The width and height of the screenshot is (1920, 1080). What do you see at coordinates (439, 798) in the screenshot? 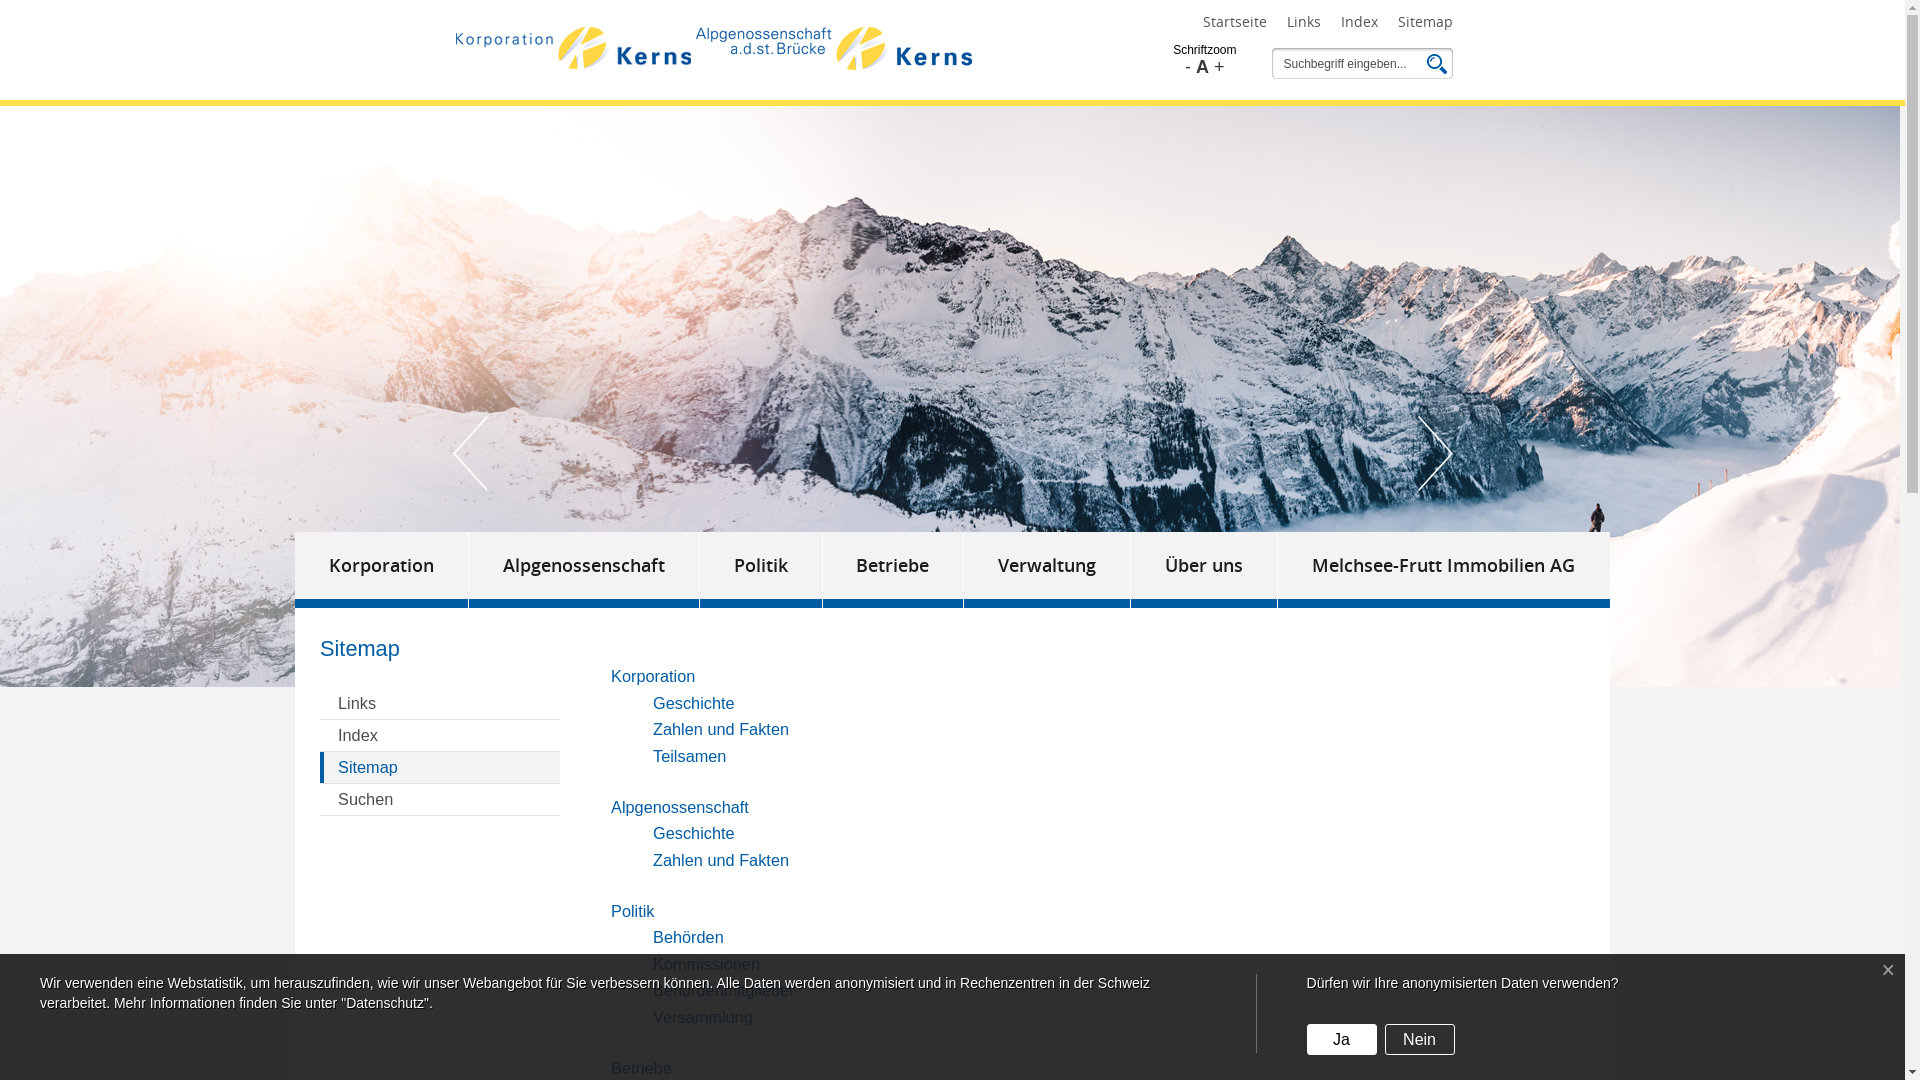
I see `'Suchen'` at bounding box center [439, 798].